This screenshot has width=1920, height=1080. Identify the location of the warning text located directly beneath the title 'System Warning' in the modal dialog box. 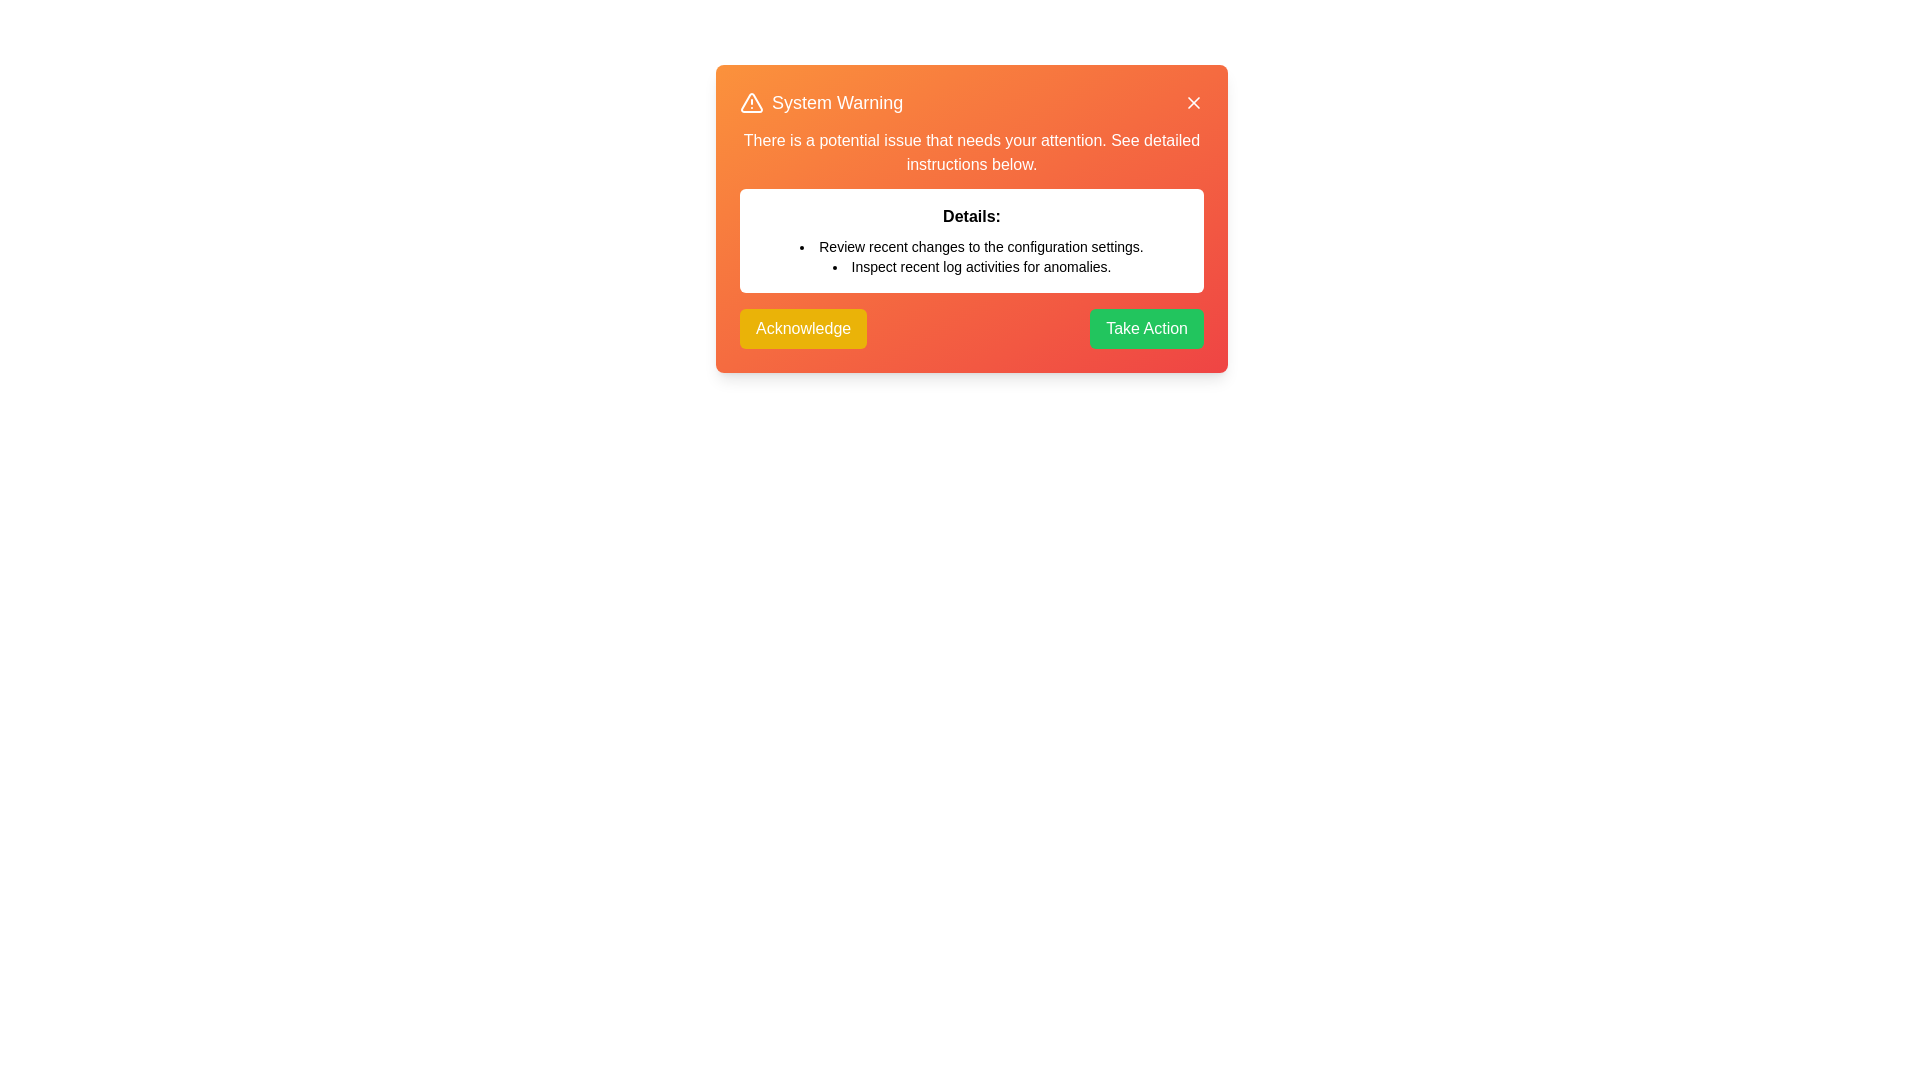
(971, 152).